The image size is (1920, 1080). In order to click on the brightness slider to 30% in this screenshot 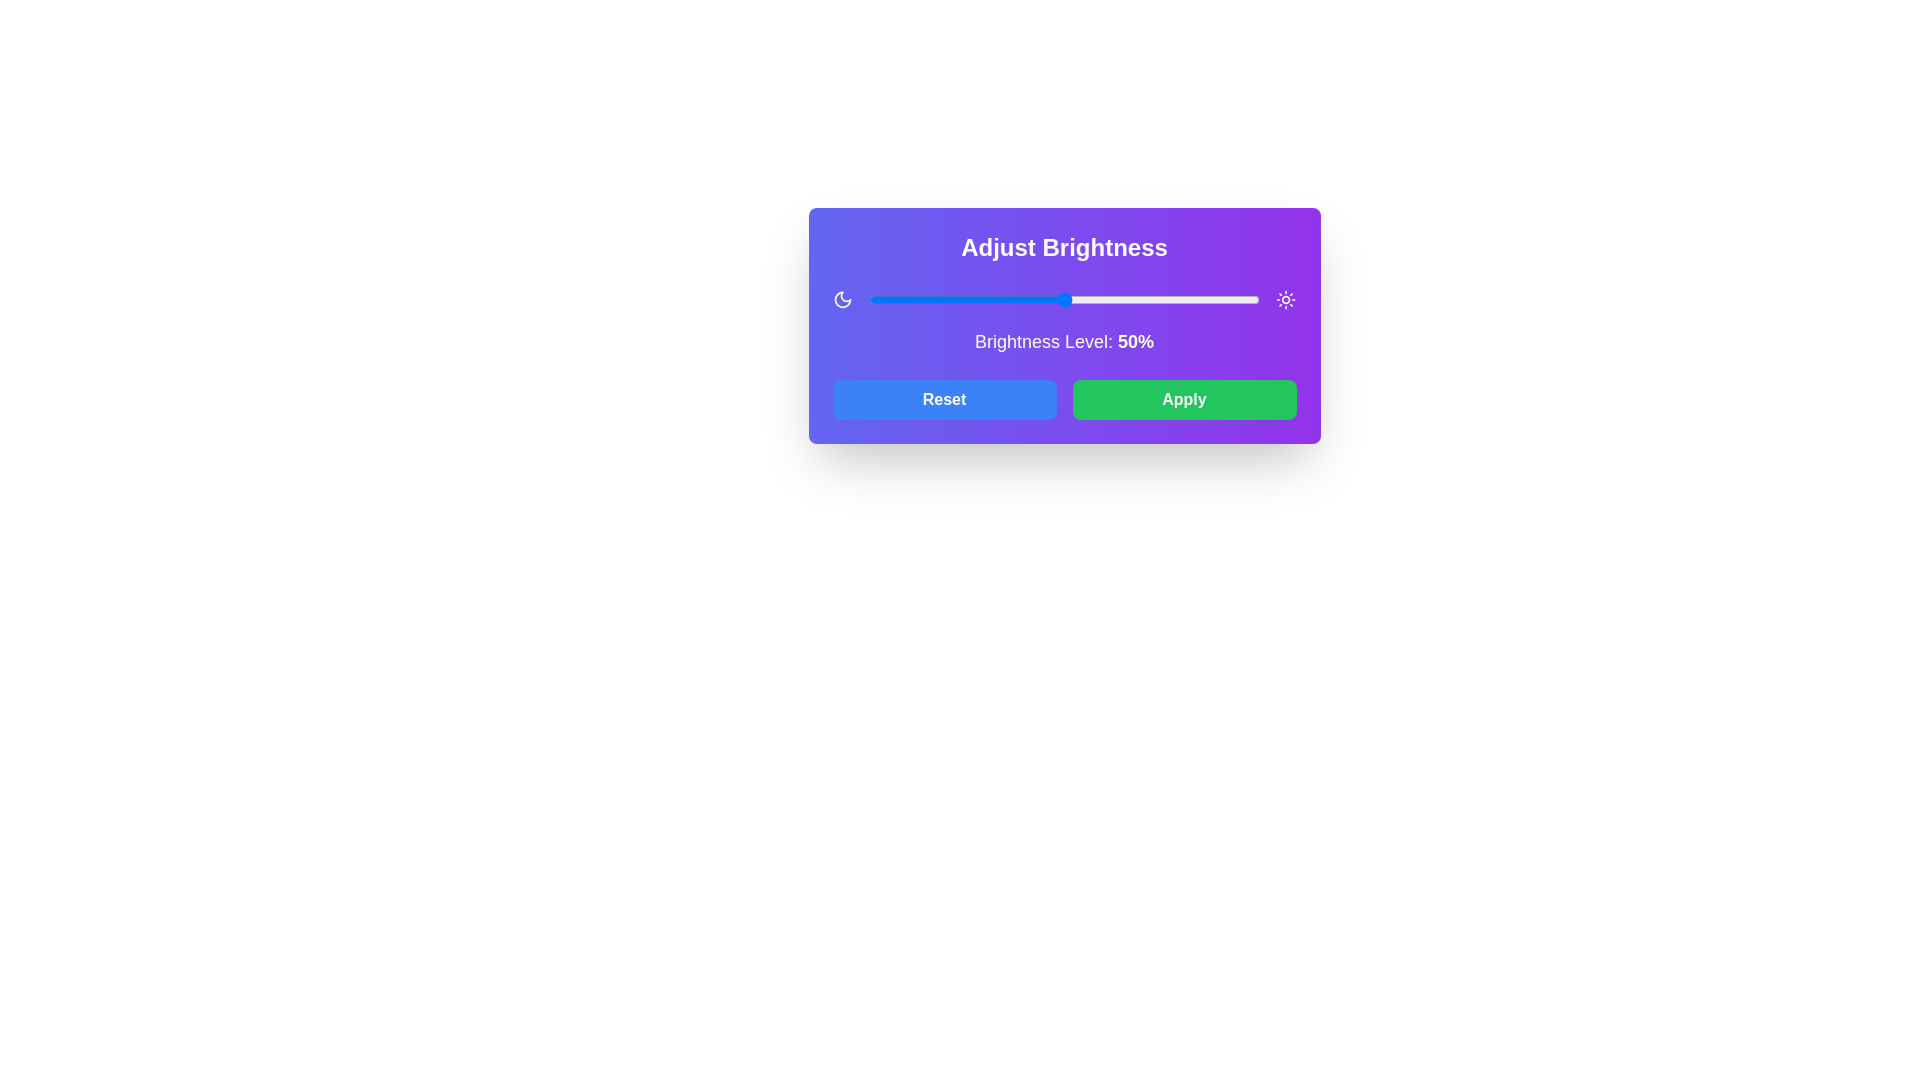, I will do `click(986, 300)`.